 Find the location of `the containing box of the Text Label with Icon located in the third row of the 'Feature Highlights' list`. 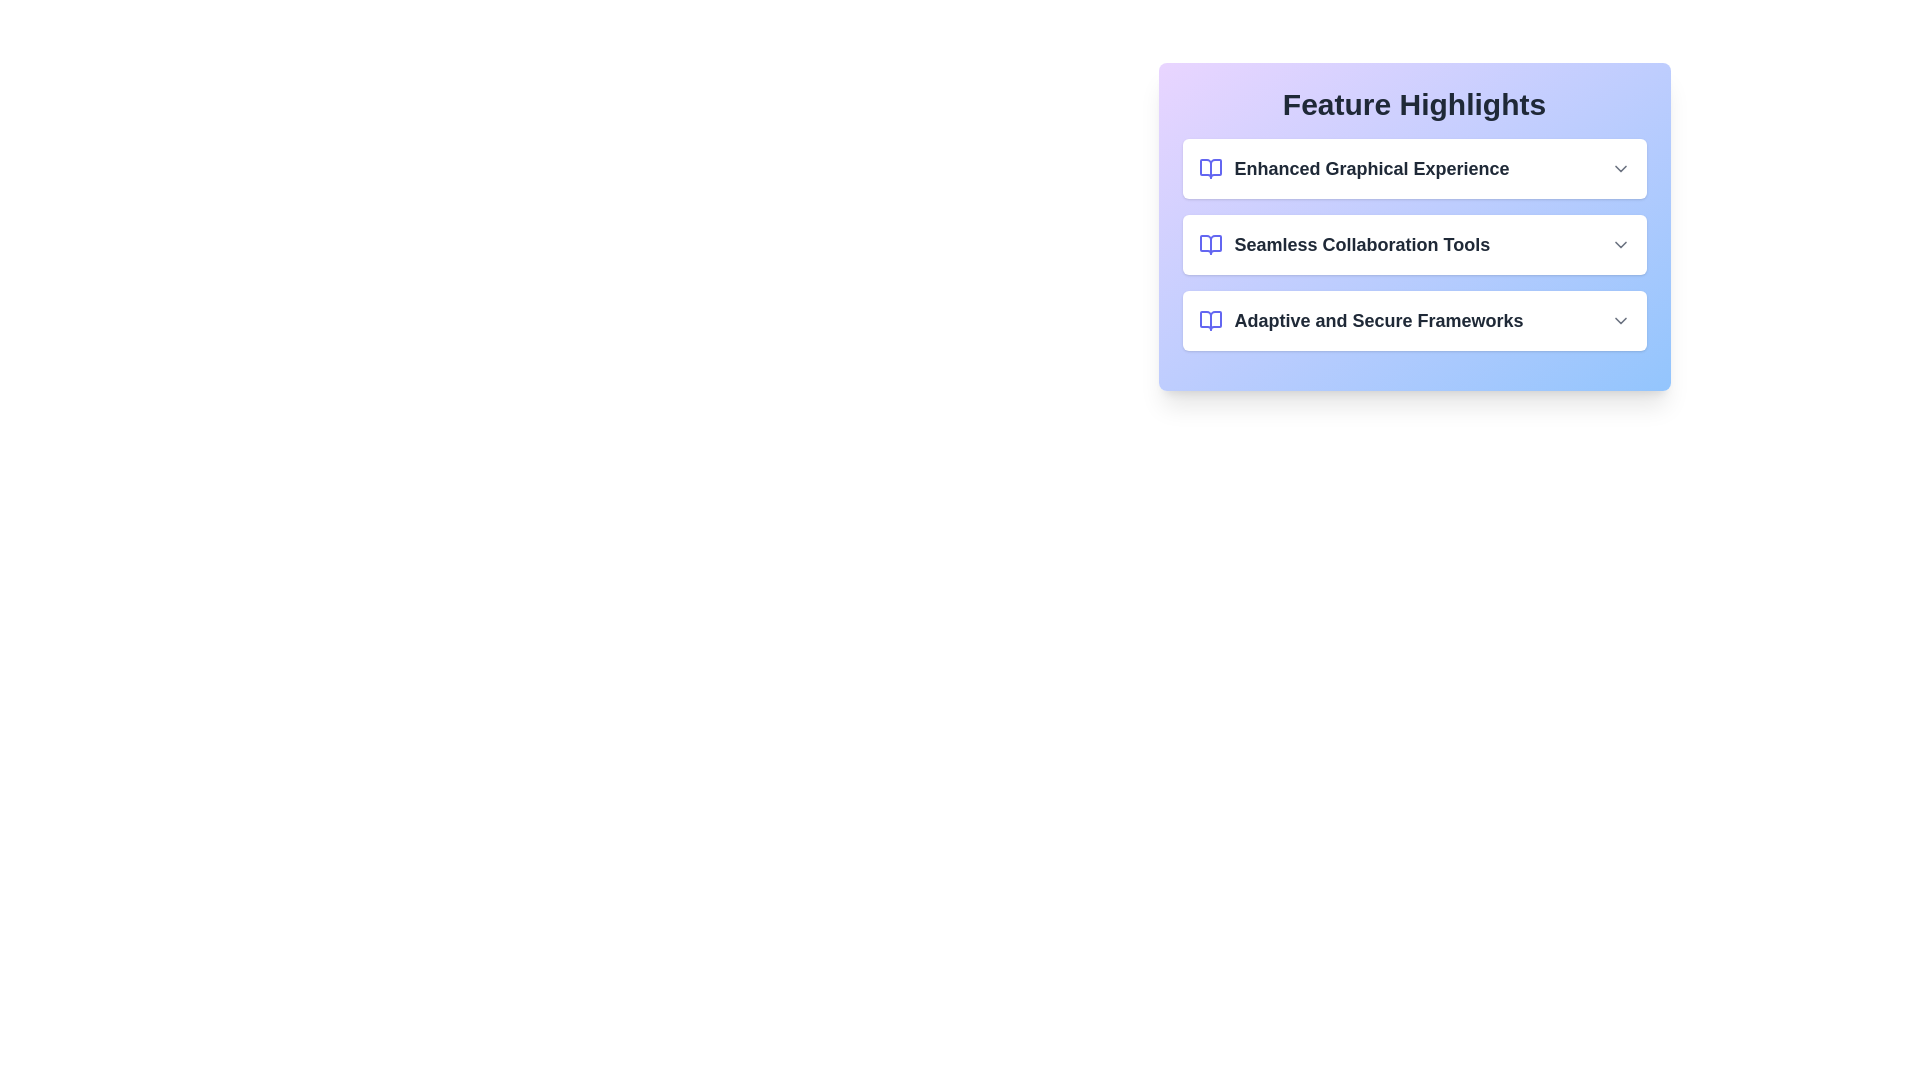

the containing box of the Text Label with Icon located in the third row of the 'Feature Highlights' list is located at coordinates (1360, 319).